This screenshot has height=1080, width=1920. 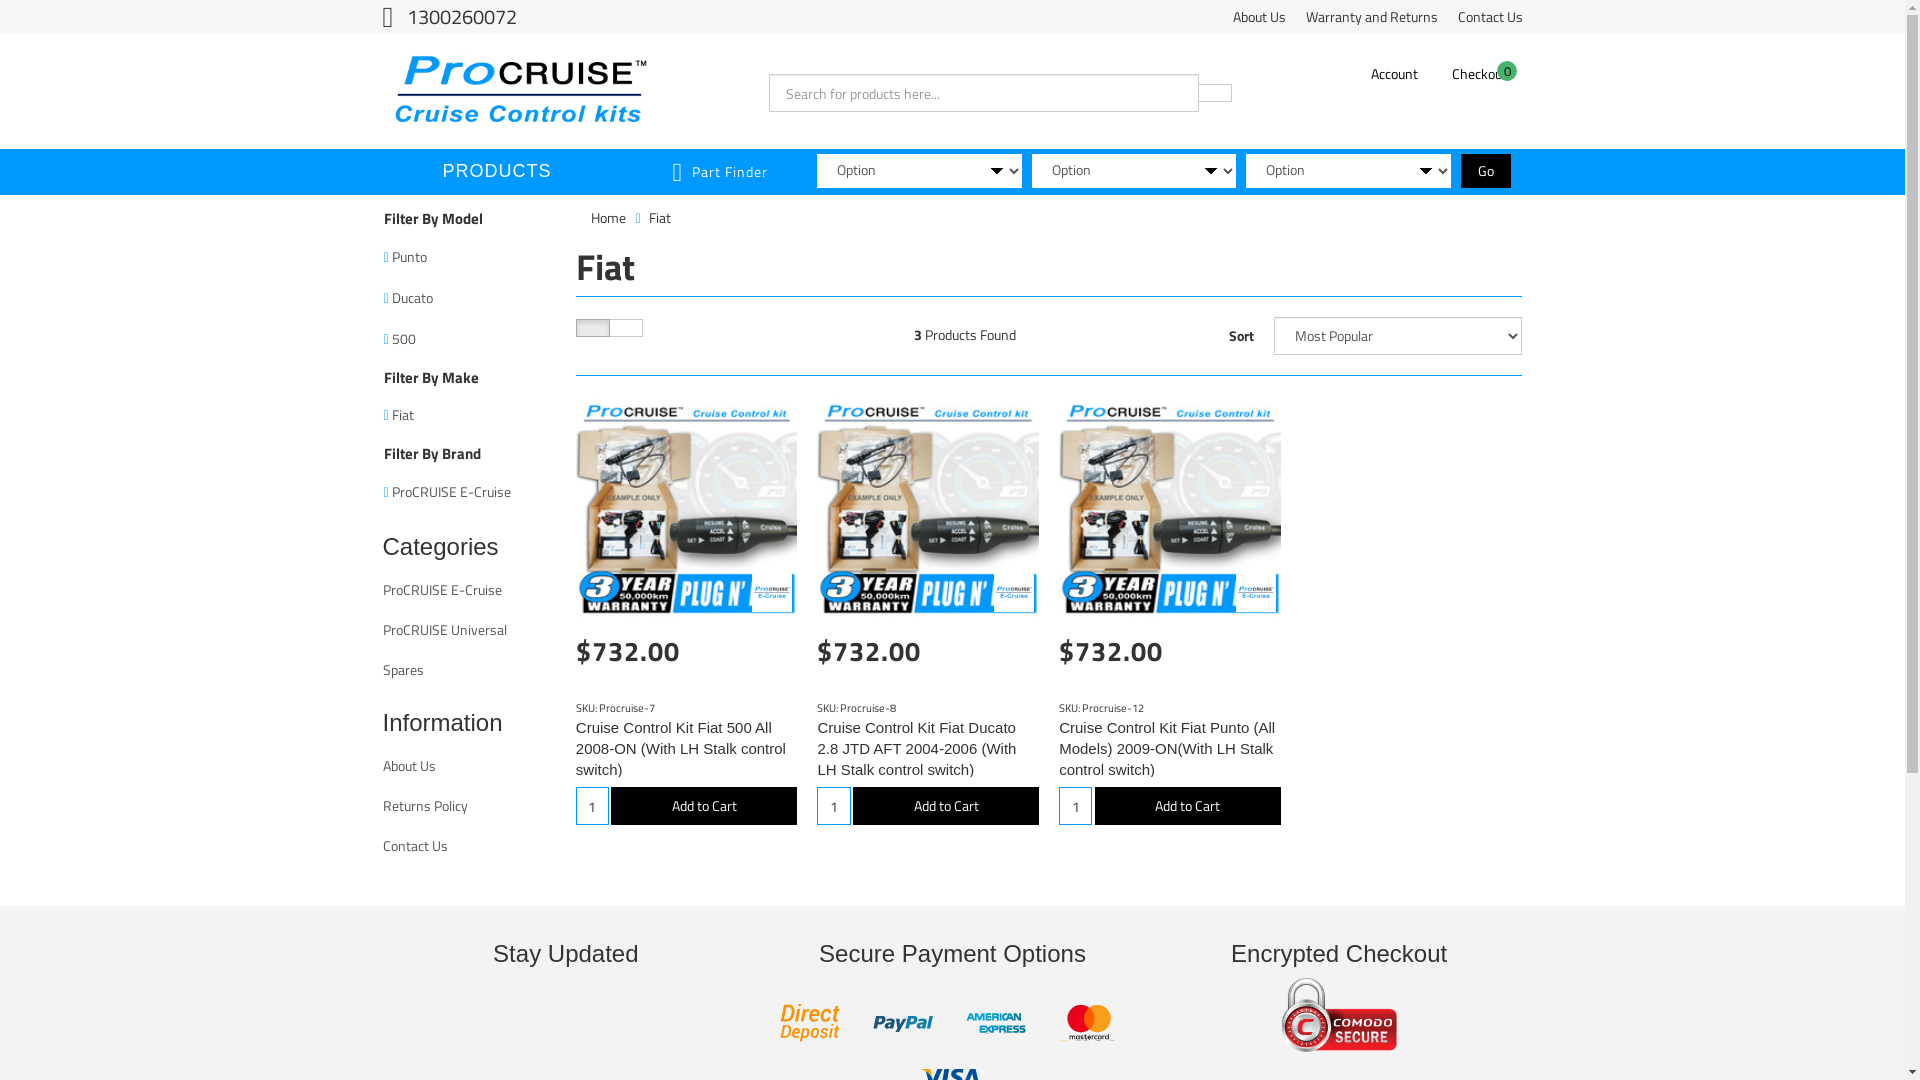 What do you see at coordinates (1371, 16) in the screenshot?
I see `'Warranty and Returns'` at bounding box center [1371, 16].